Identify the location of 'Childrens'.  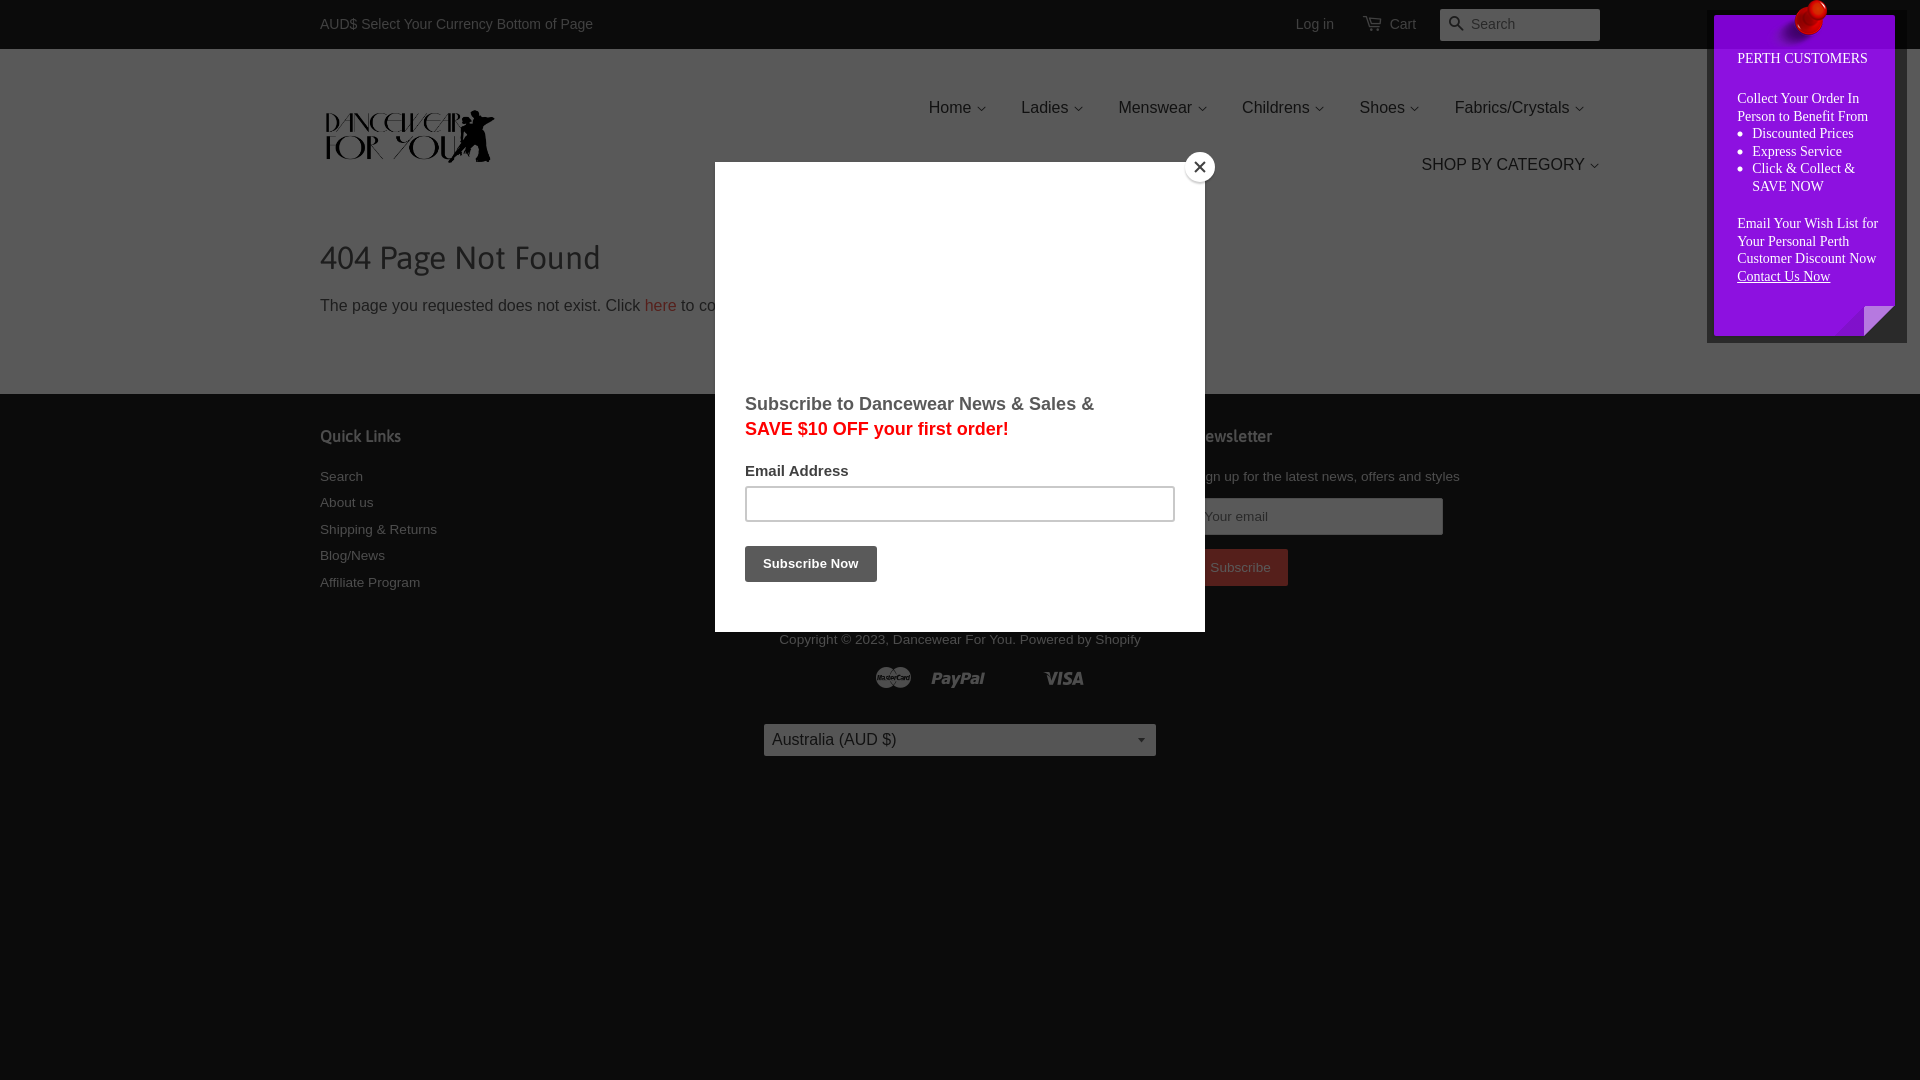
(1283, 107).